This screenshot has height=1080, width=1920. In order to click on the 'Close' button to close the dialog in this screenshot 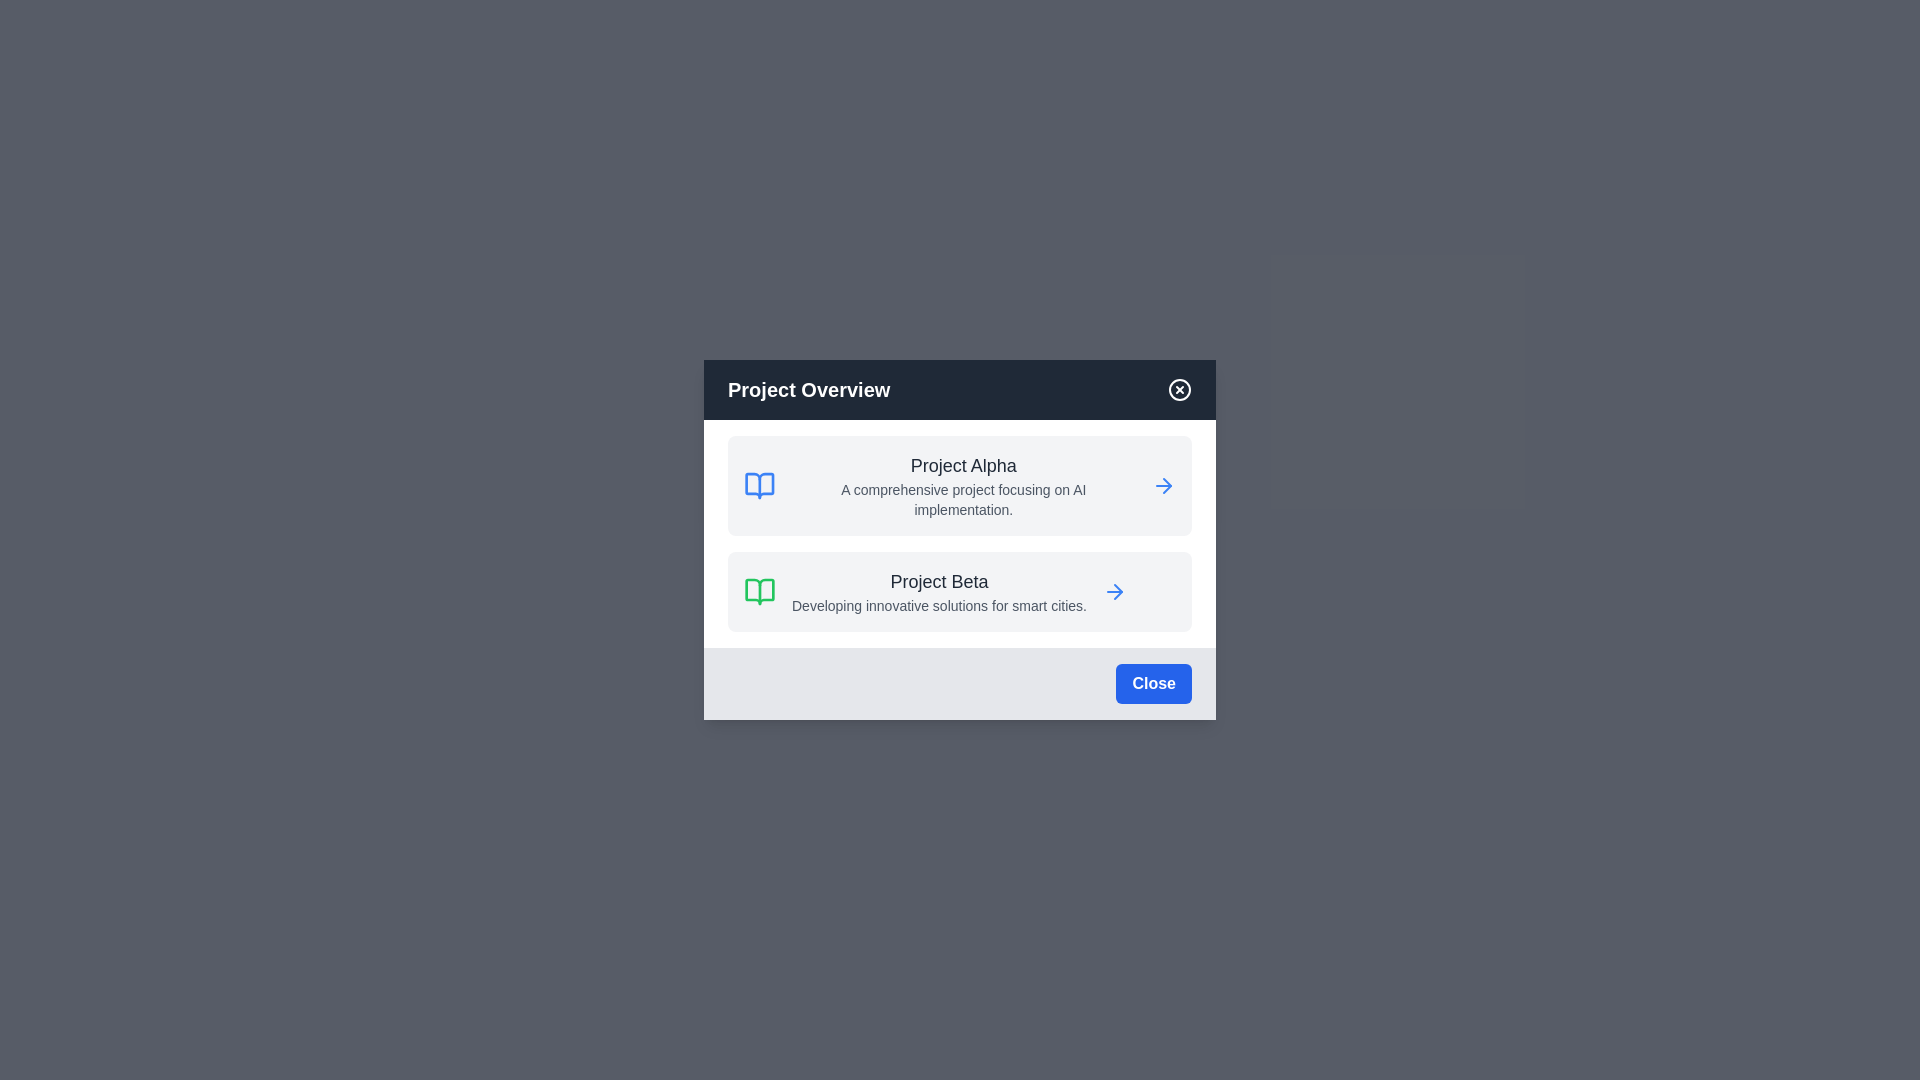, I will do `click(1153, 682)`.